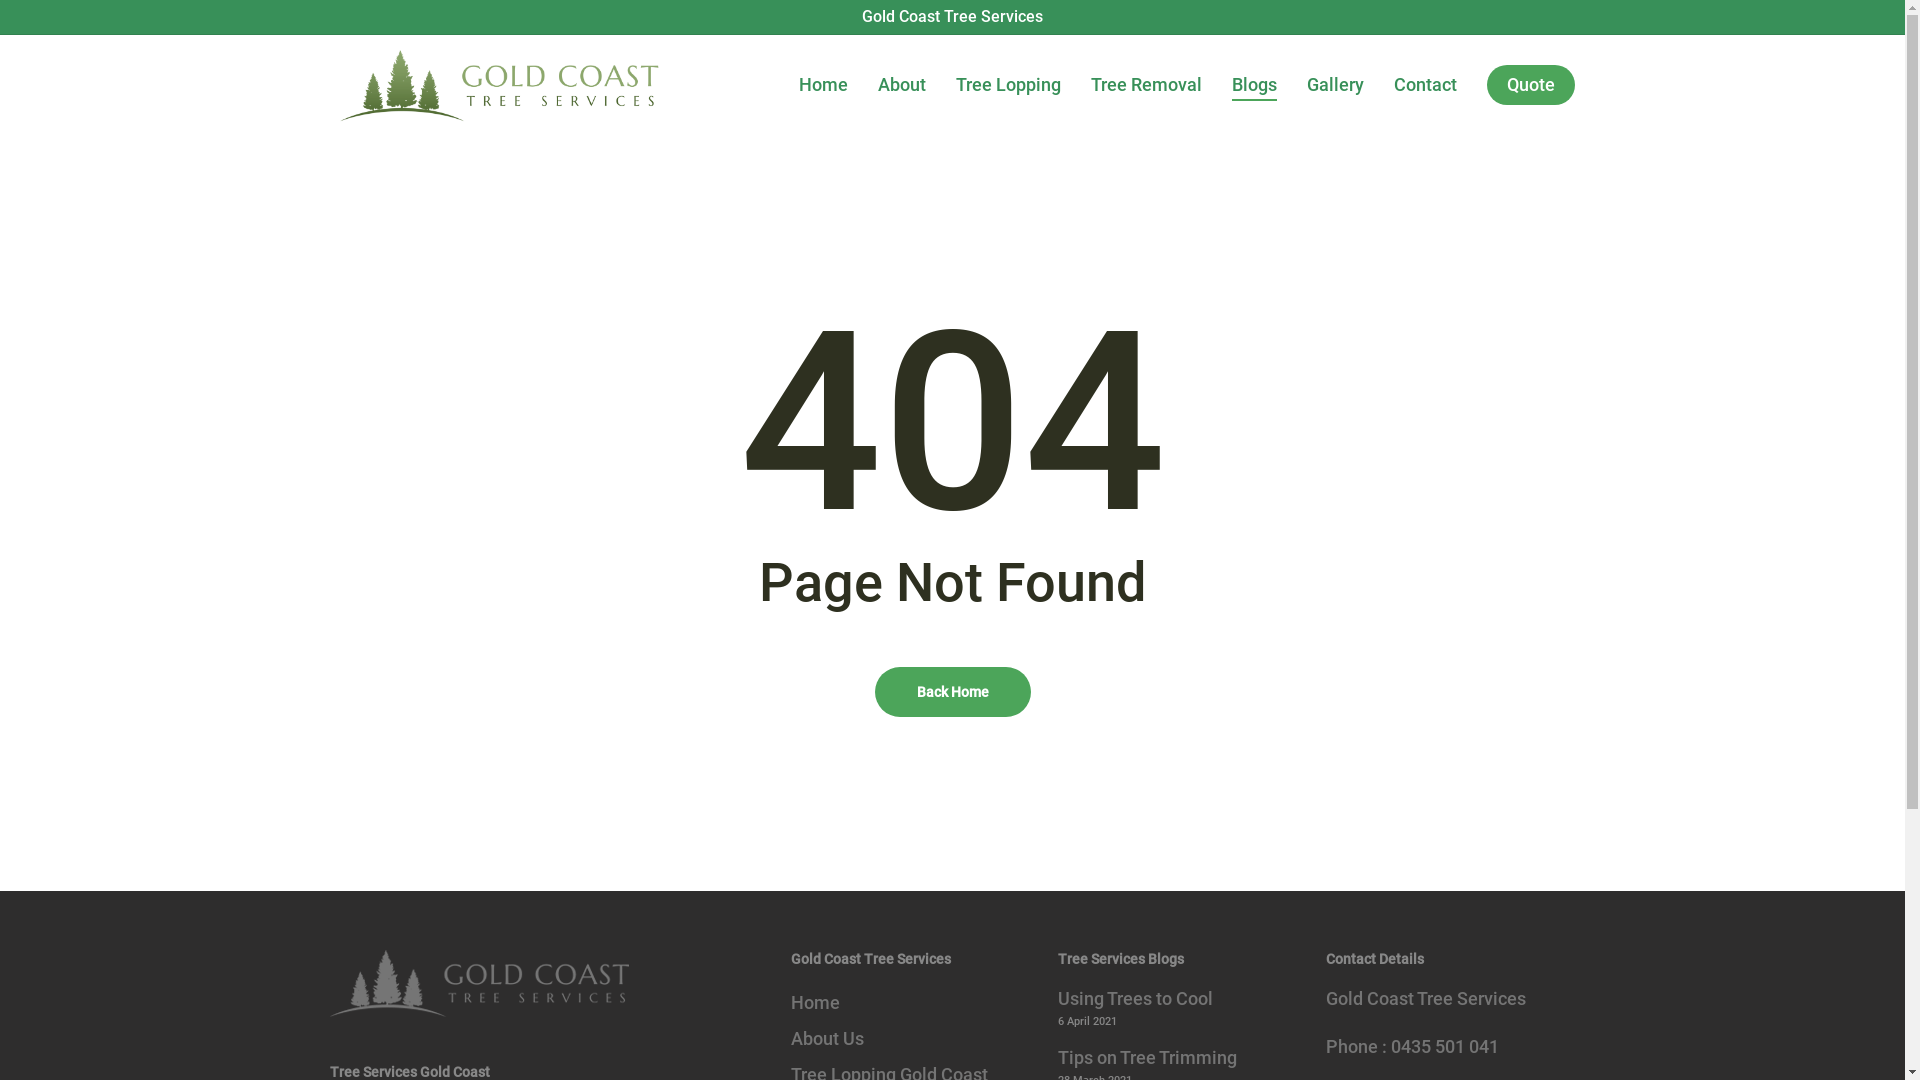  What do you see at coordinates (1530, 83) in the screenshot?
I see `'Quote'` at bounding box center [1530, 83].